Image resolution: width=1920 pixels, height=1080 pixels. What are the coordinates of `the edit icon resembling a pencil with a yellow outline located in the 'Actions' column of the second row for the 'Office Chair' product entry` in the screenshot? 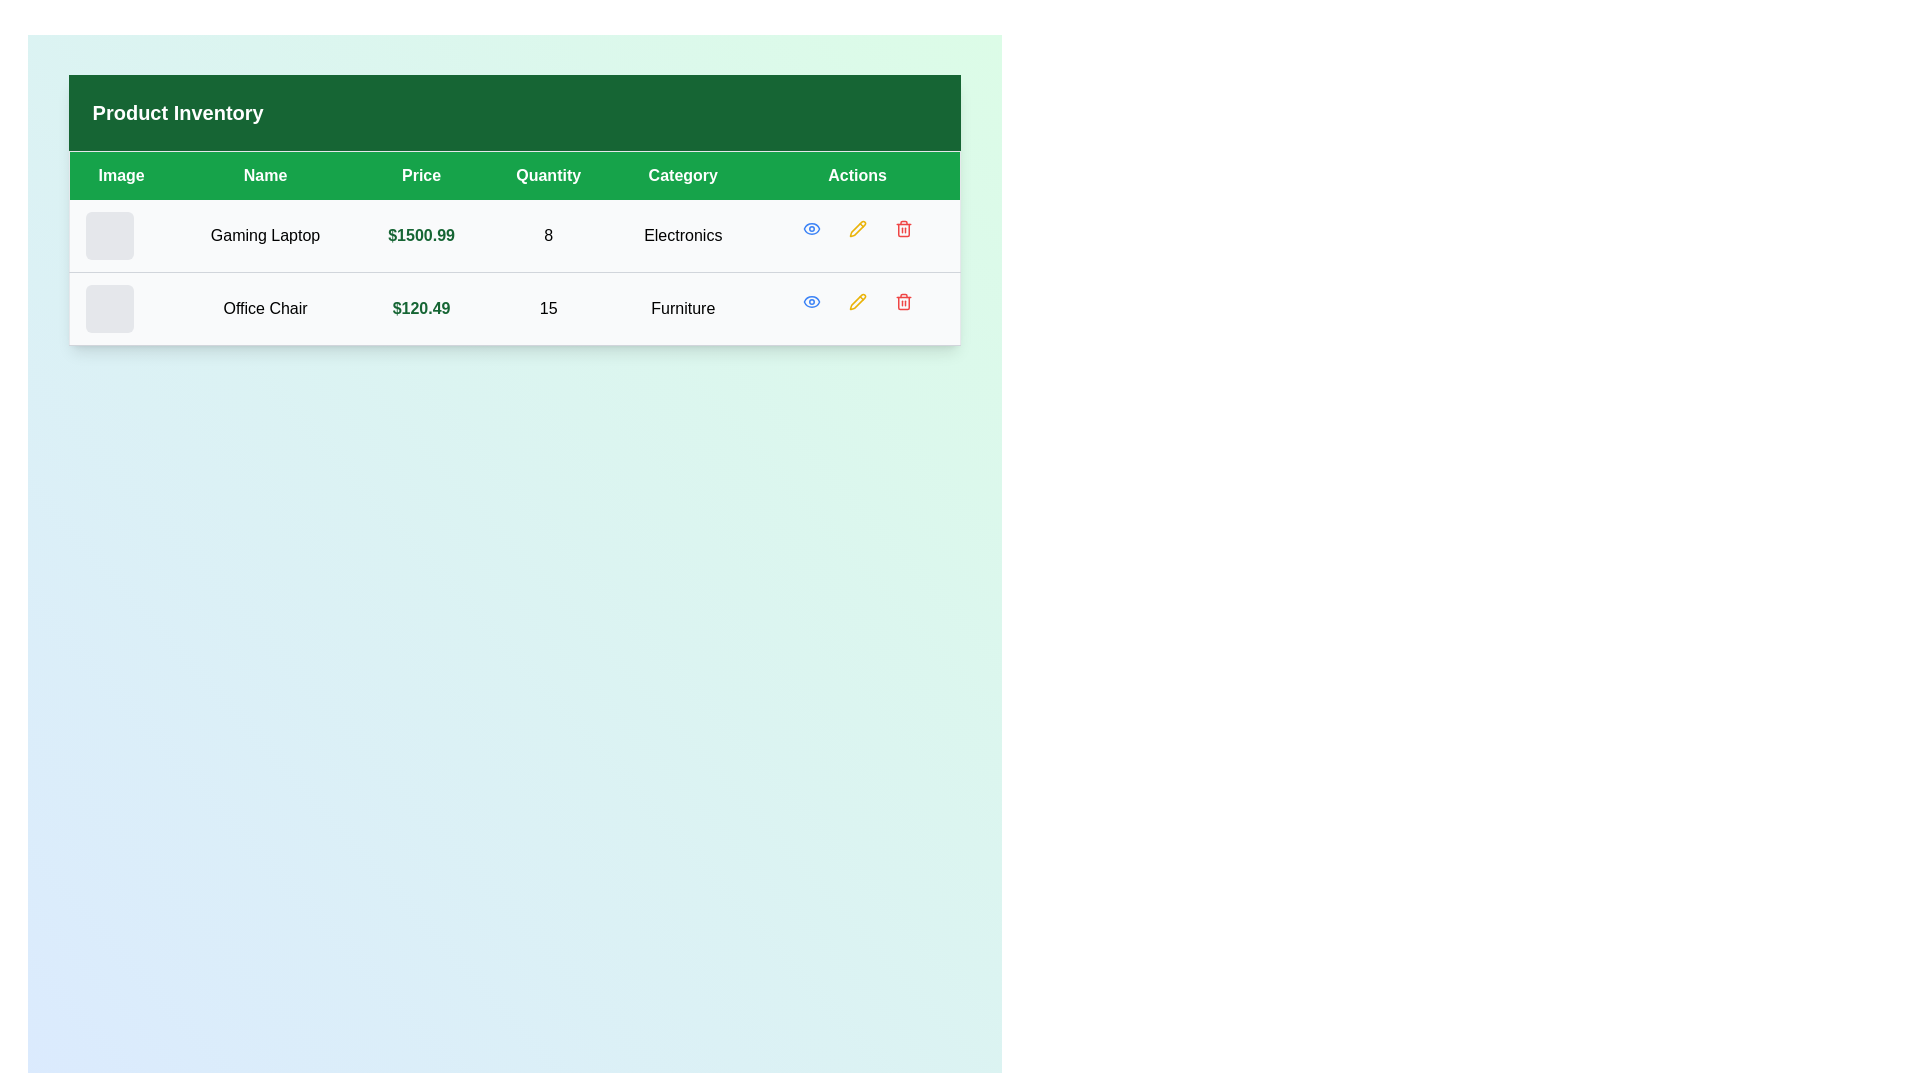 It's located at (857, 227).